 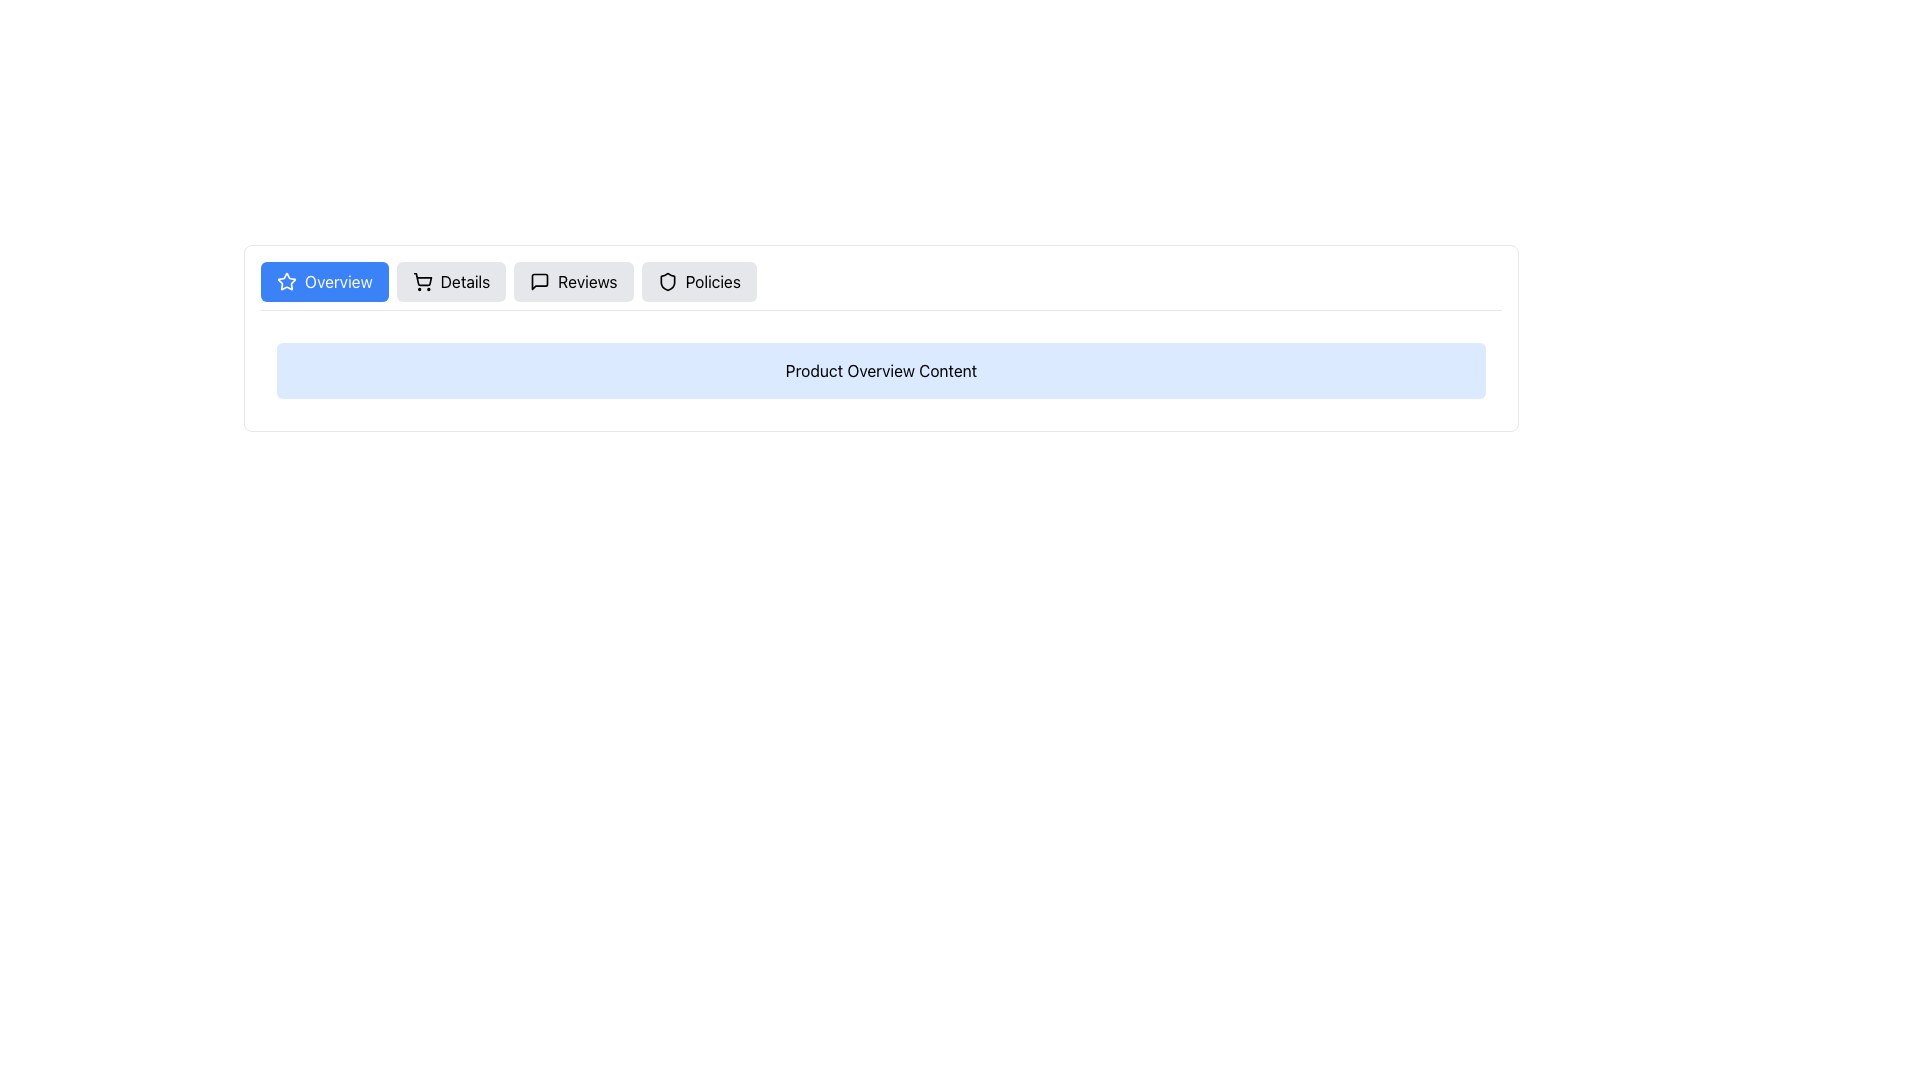 I want to click on the star icon located to the left of the 'Overview' text in the first tab of the top-left section of the interface, so click(x=286, y=281).